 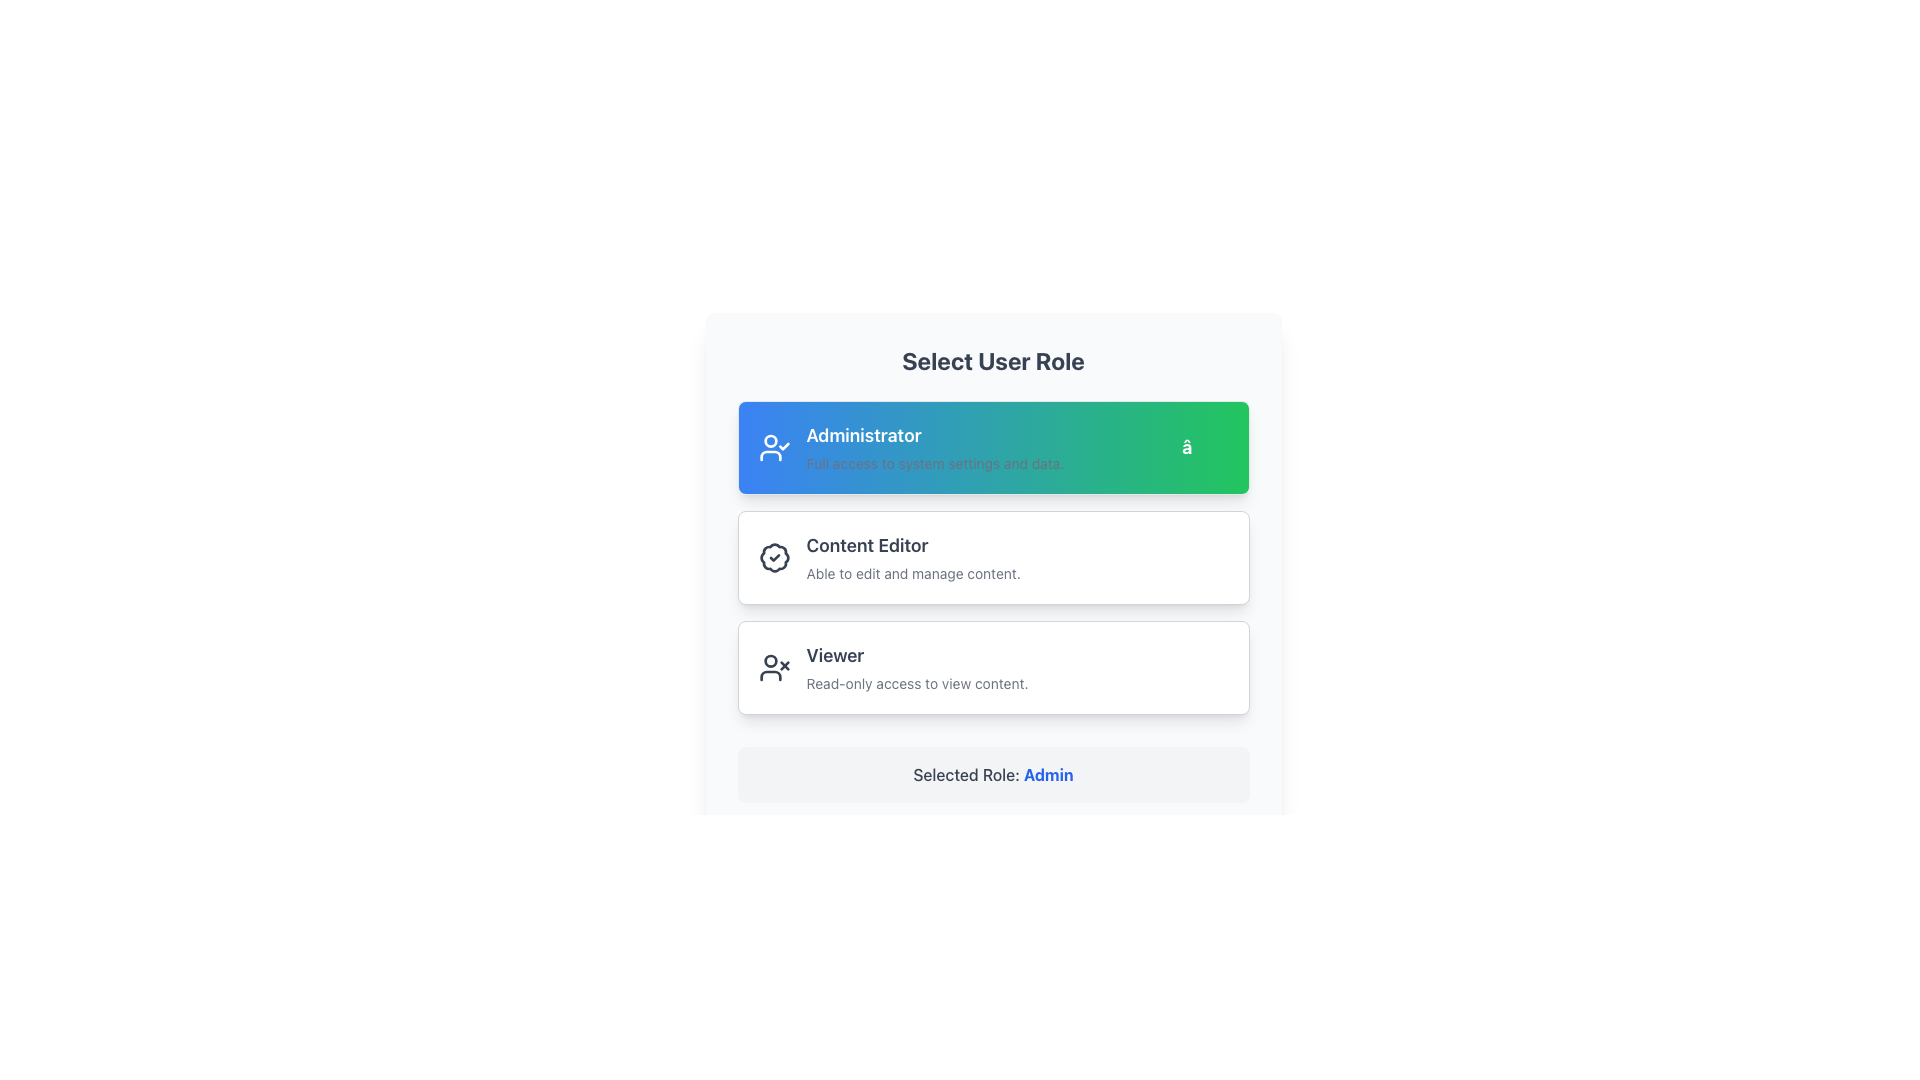 What do you see at coordinates (1017, 682) in the screenshot?
I see `the descriptive text label displaying 'Read-only access` at bounding box center [1017, 682].